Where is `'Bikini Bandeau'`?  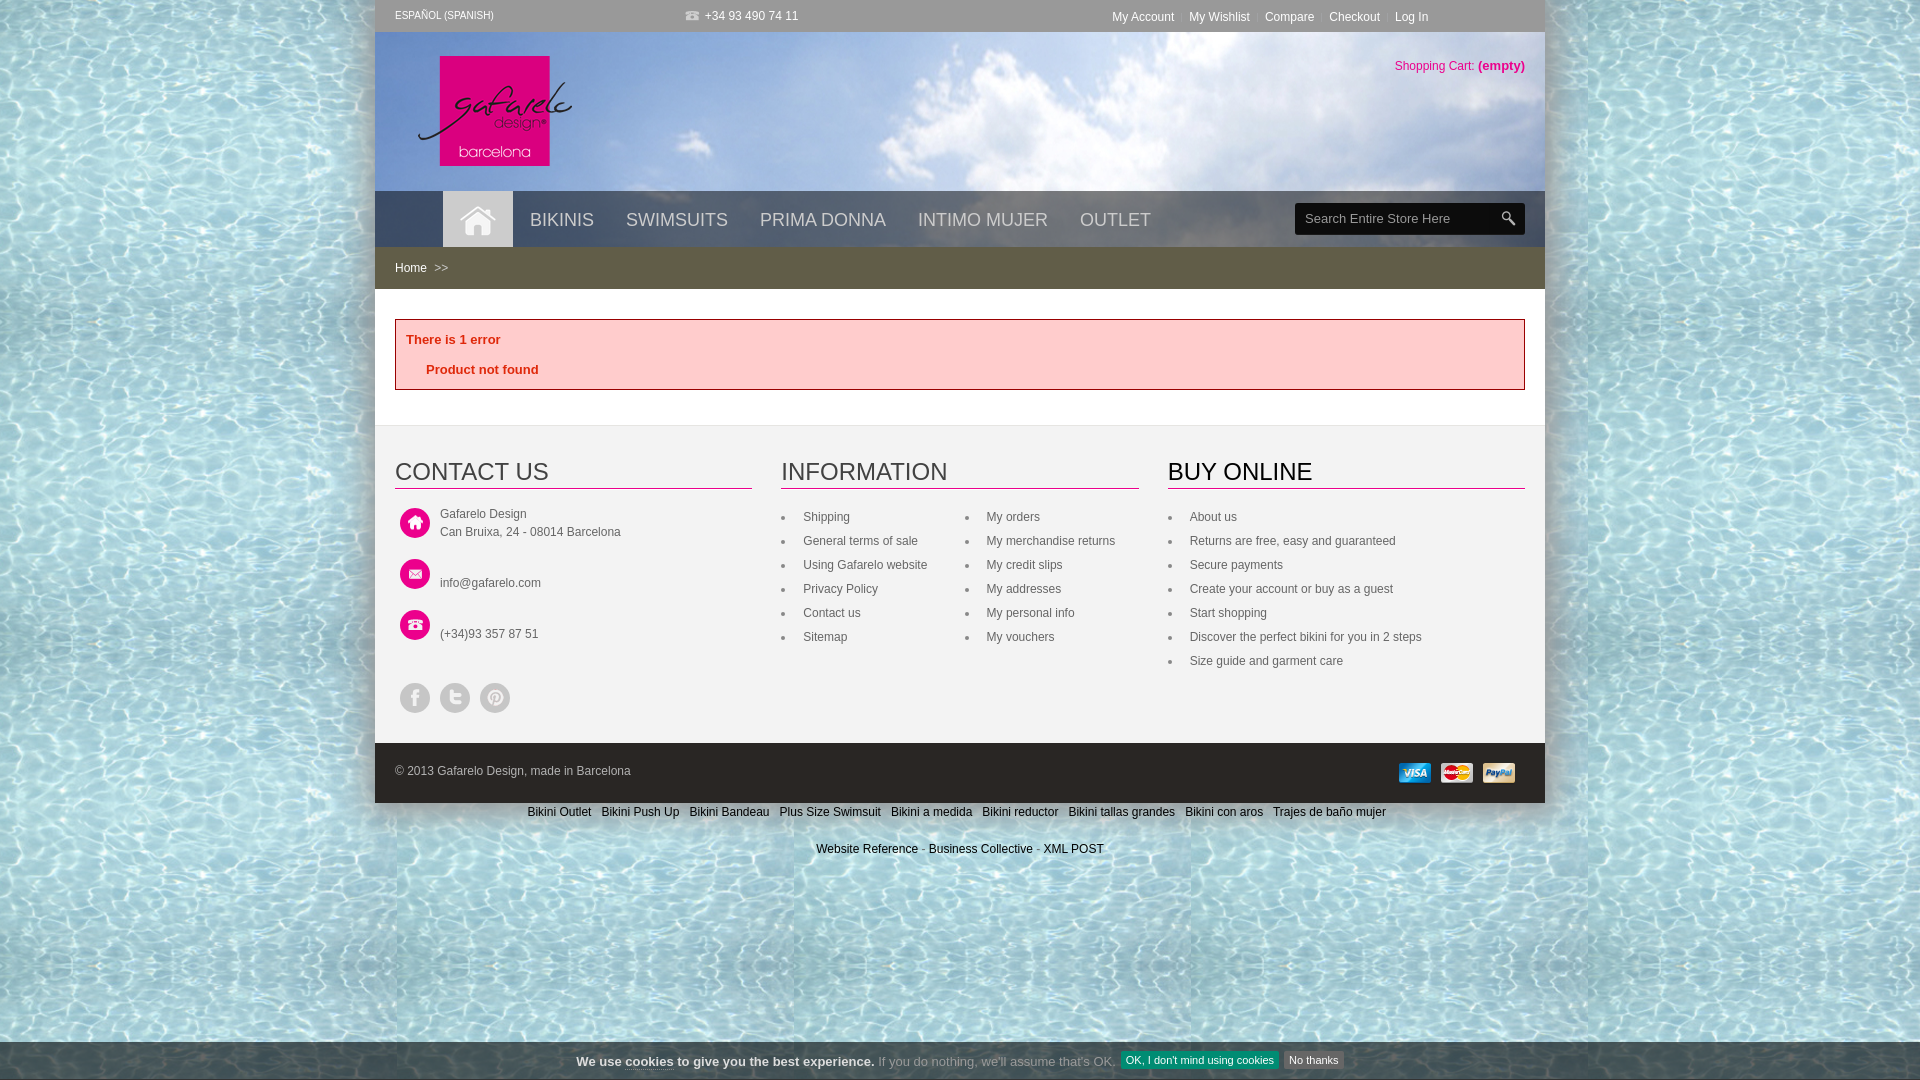 'Bikini Bandeau' is located at coordinates (728, 812).